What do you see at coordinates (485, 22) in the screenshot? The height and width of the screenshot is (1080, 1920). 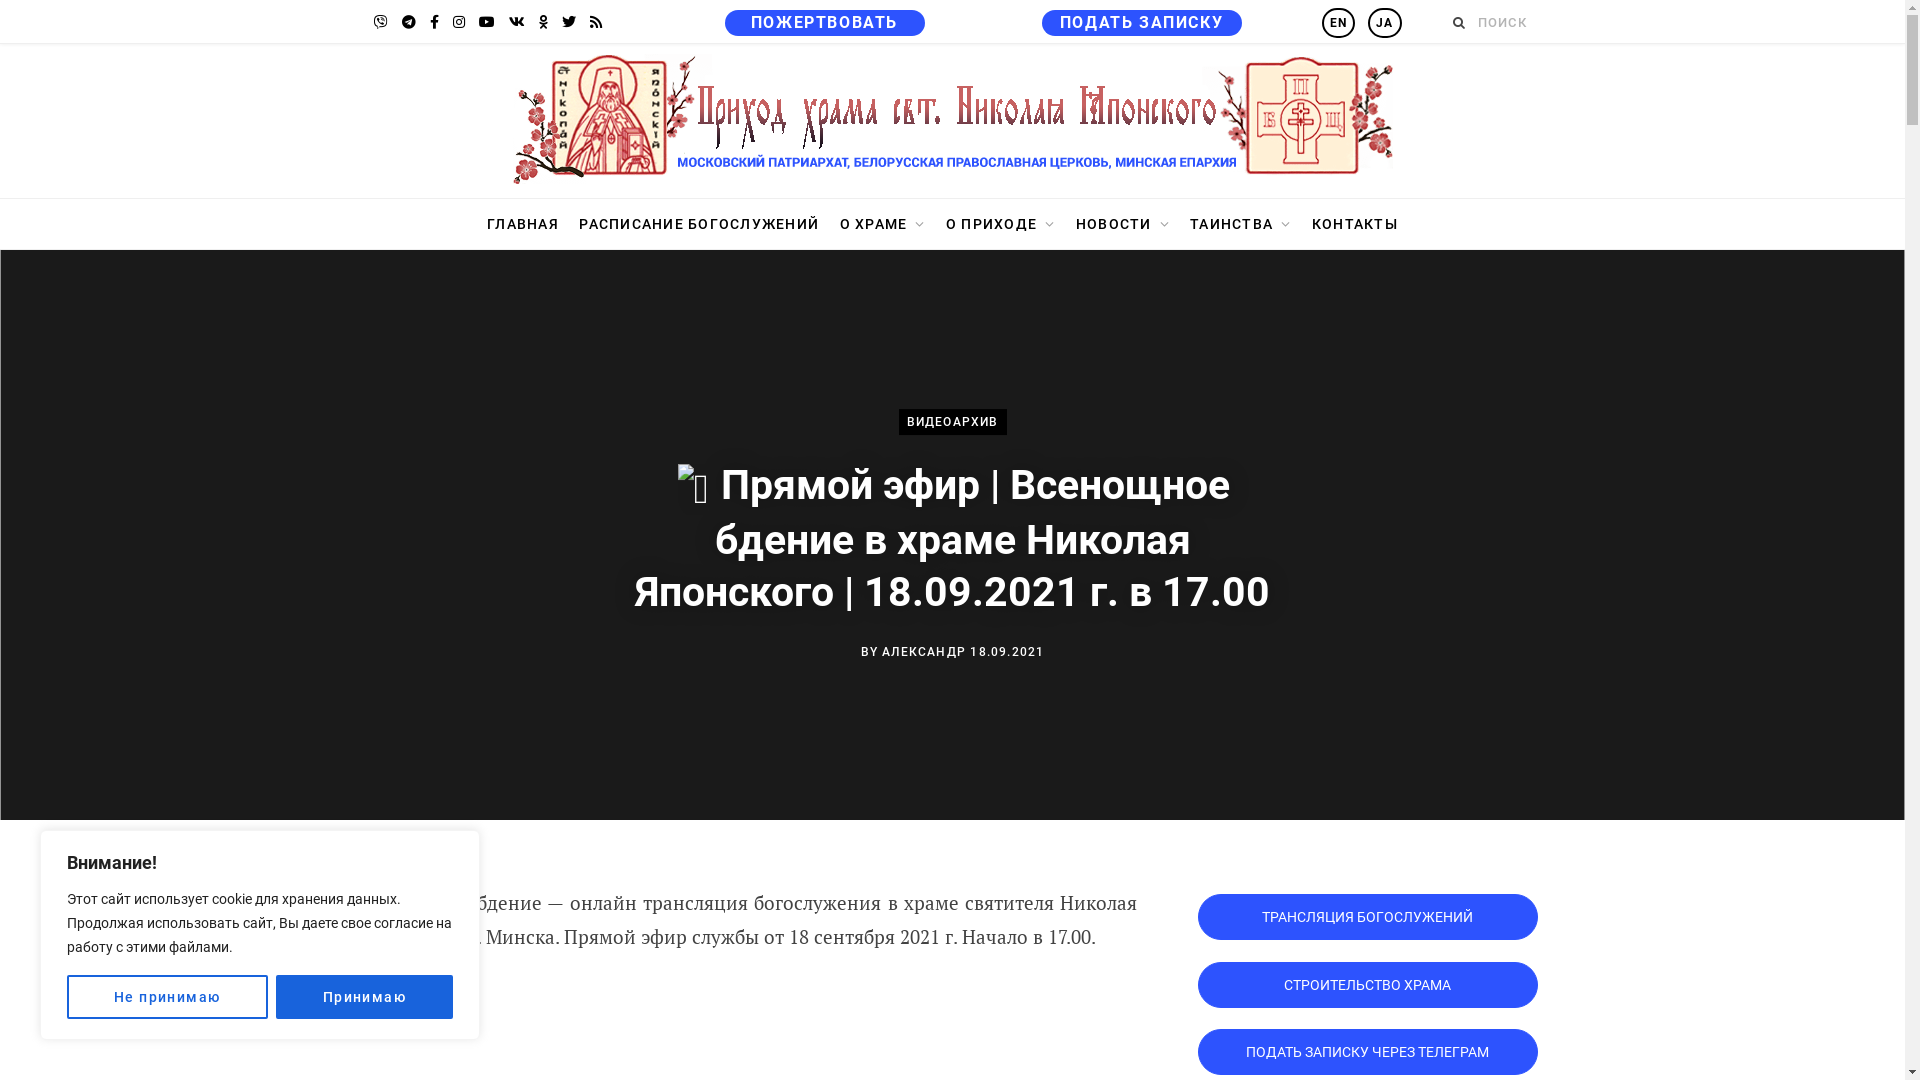 I see `'YouTube'` at bounding box center [485, 22].